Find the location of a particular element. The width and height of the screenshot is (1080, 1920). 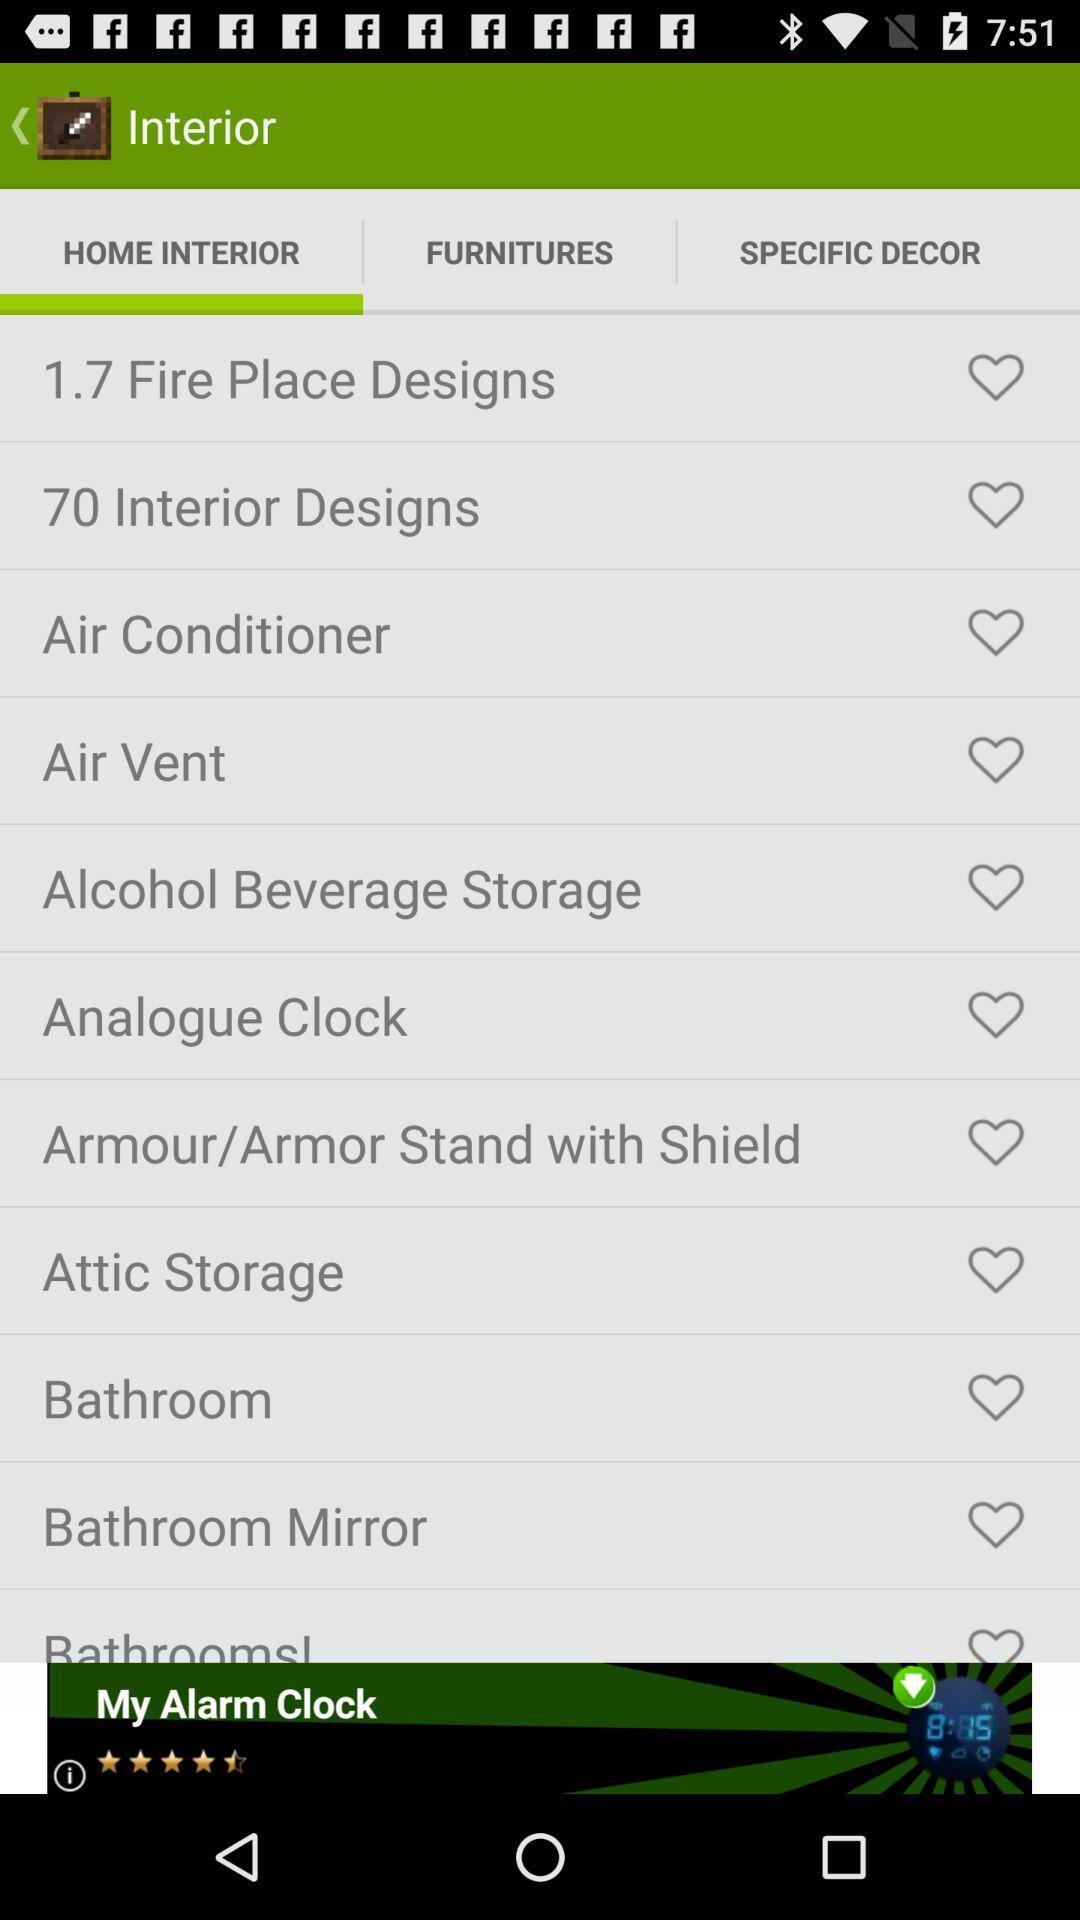

my alaram clock is located at coordinates (538, 1727).